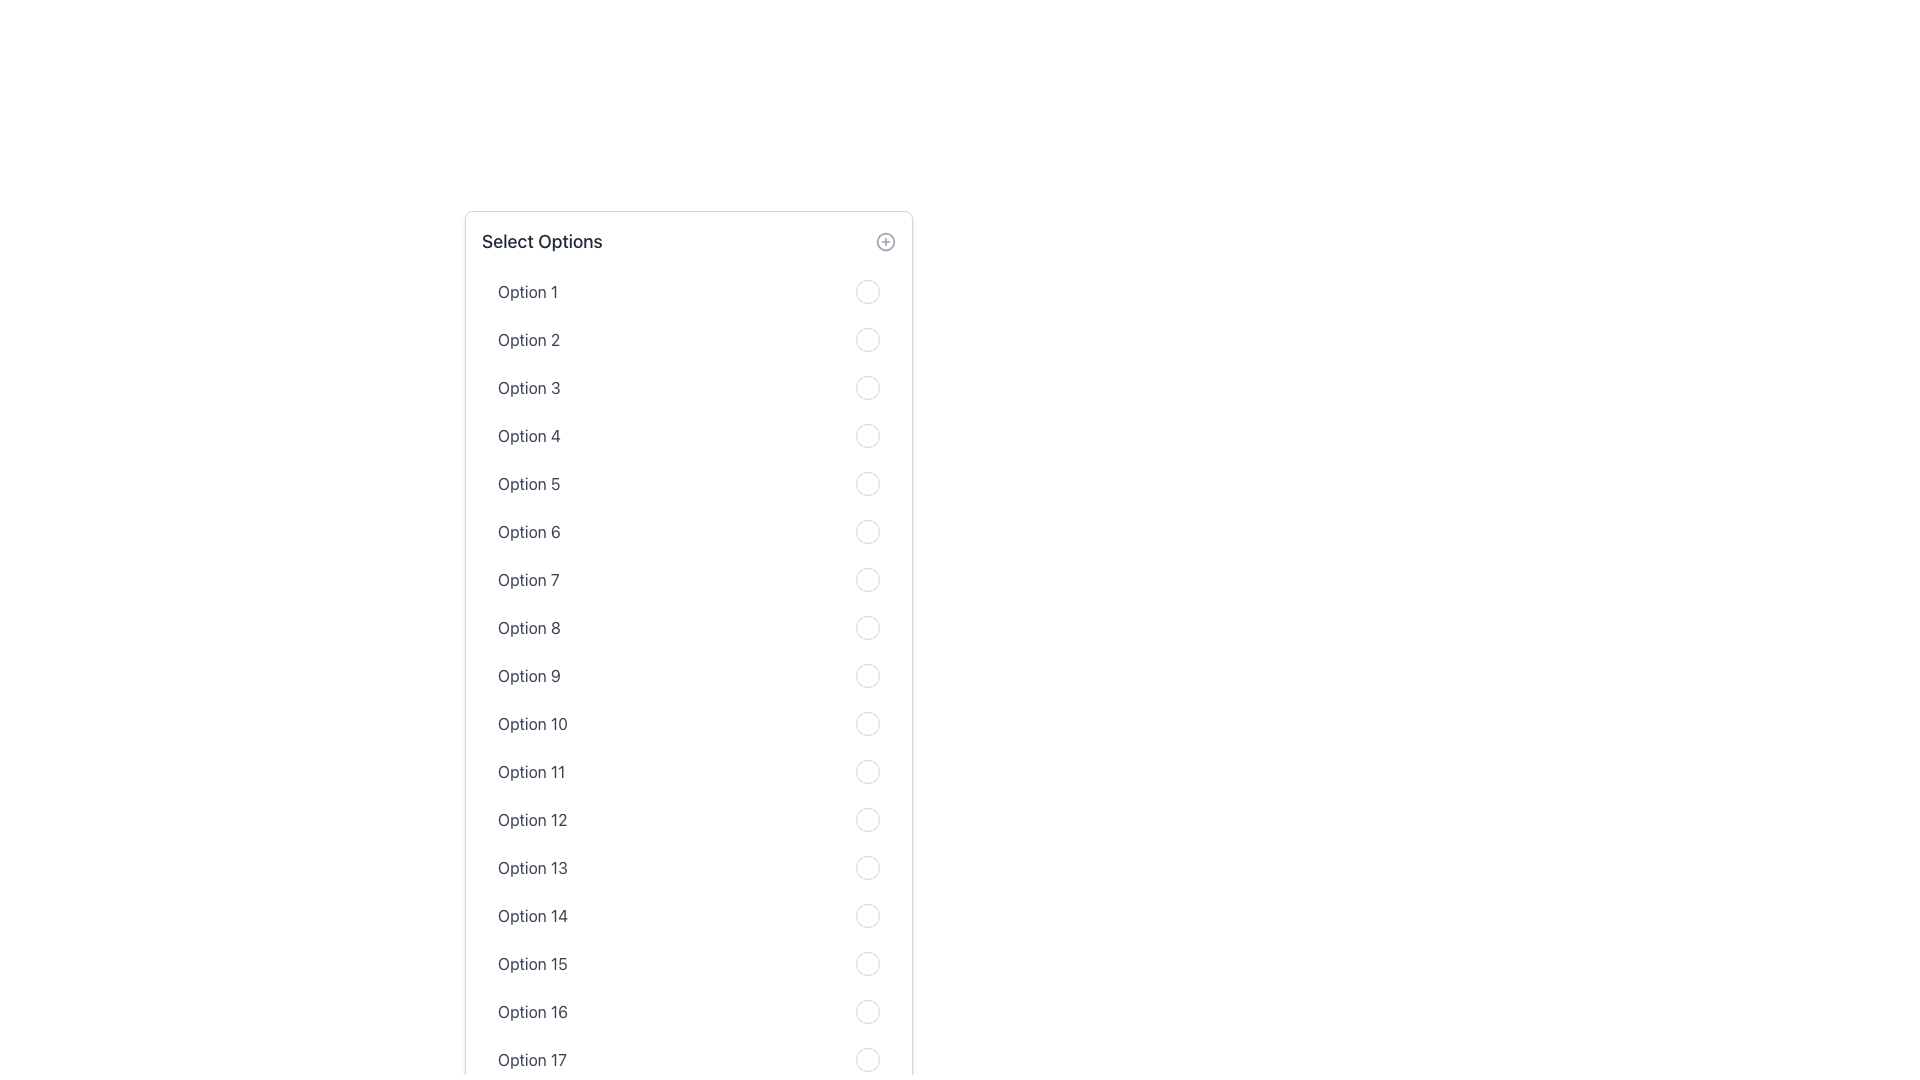 Image resolution: width=1920 pixels, height=1080 pixels. Describe the element at coordinates (689, 579) in the screenshot. I see `the 7th Radio List Item, labeled 'Option 7'` at that location.